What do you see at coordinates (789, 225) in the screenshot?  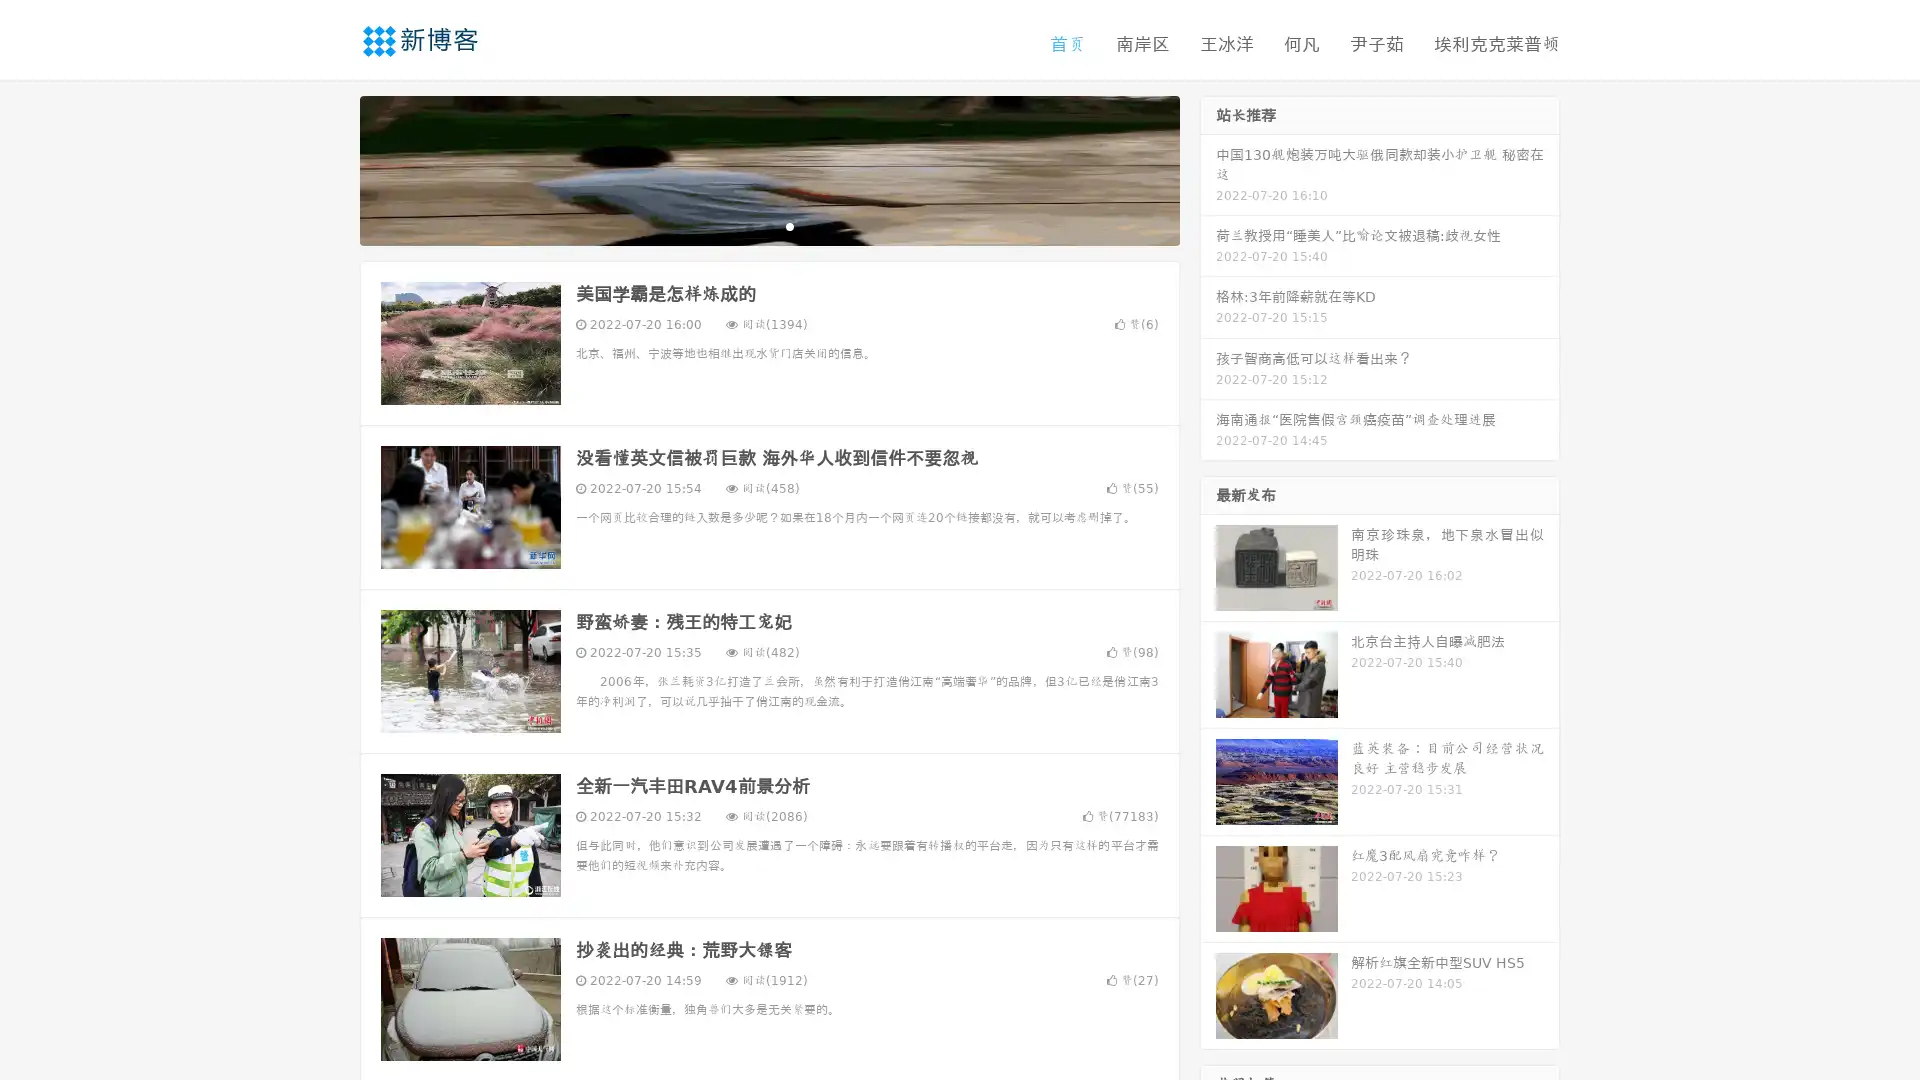 I see `Go to slide 3` at bounding box center [789, 225].